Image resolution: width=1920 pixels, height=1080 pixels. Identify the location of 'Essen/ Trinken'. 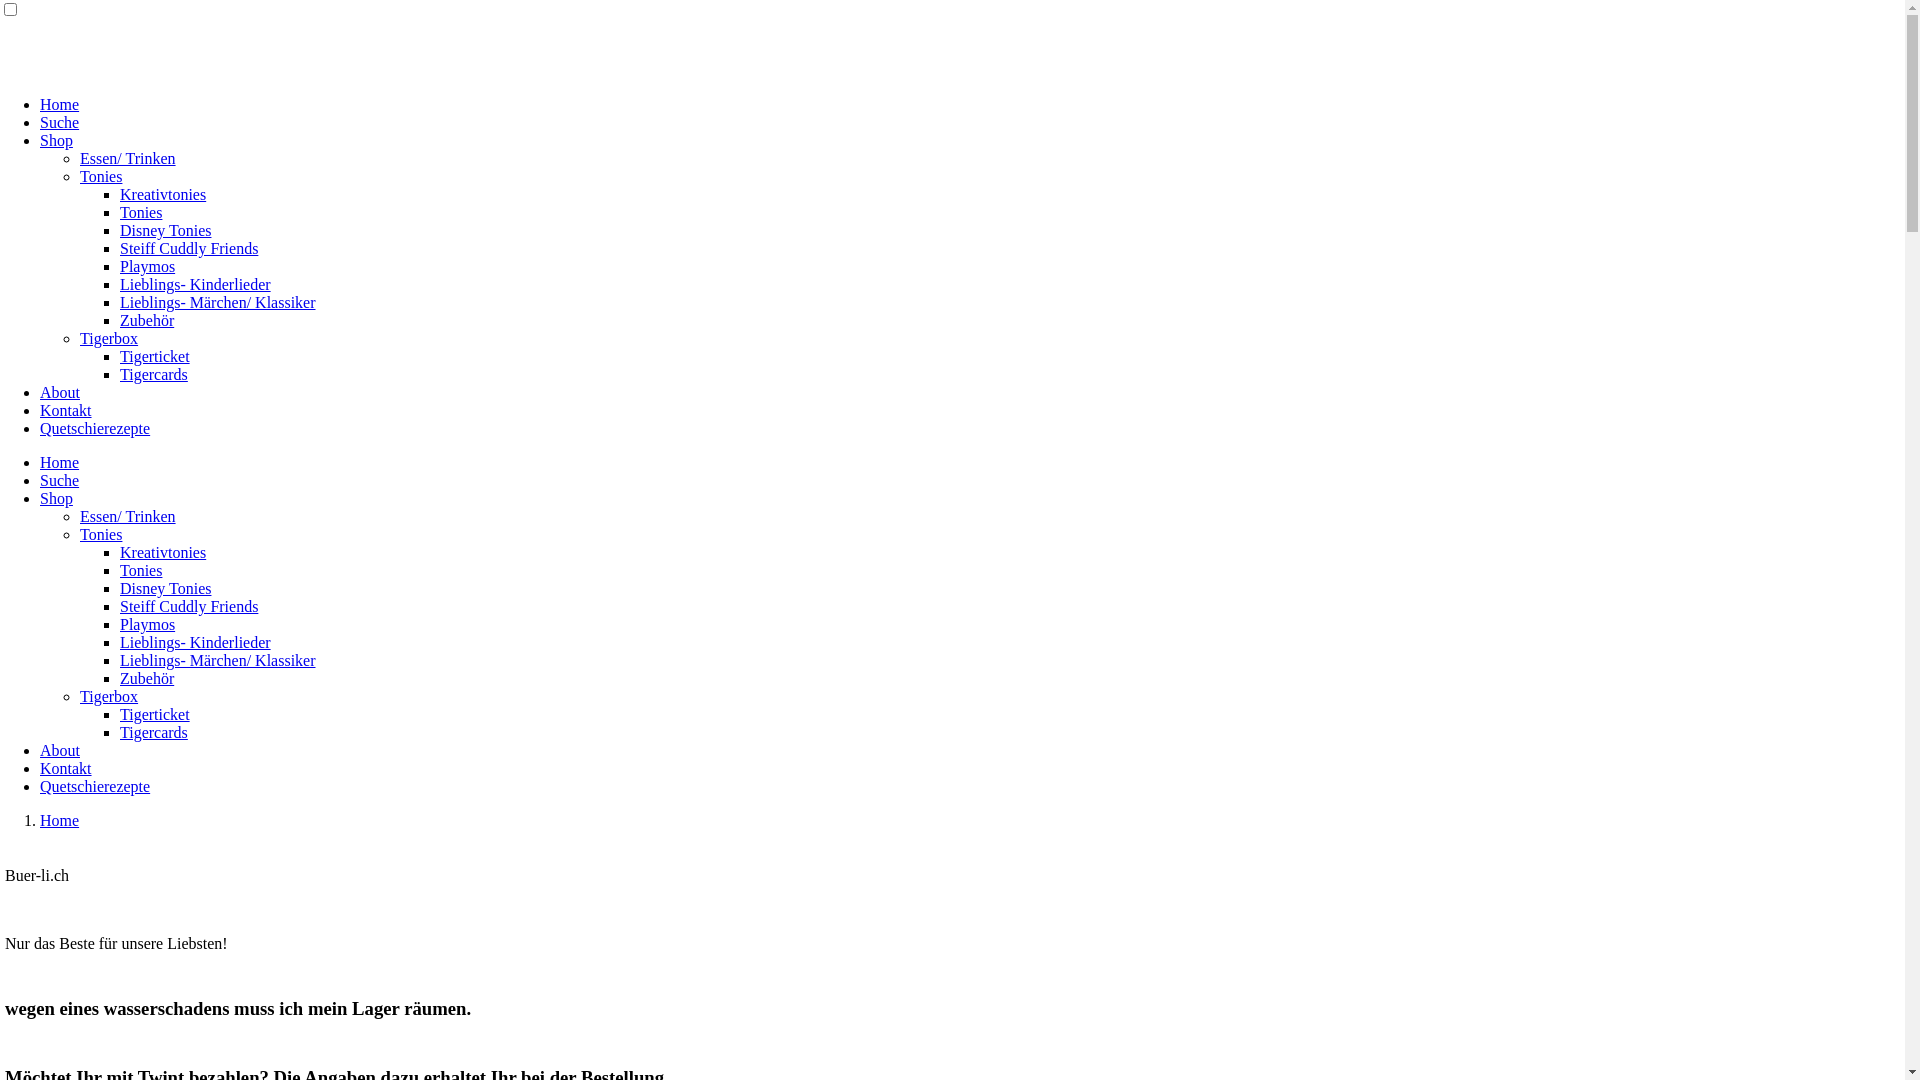
(127, 157).